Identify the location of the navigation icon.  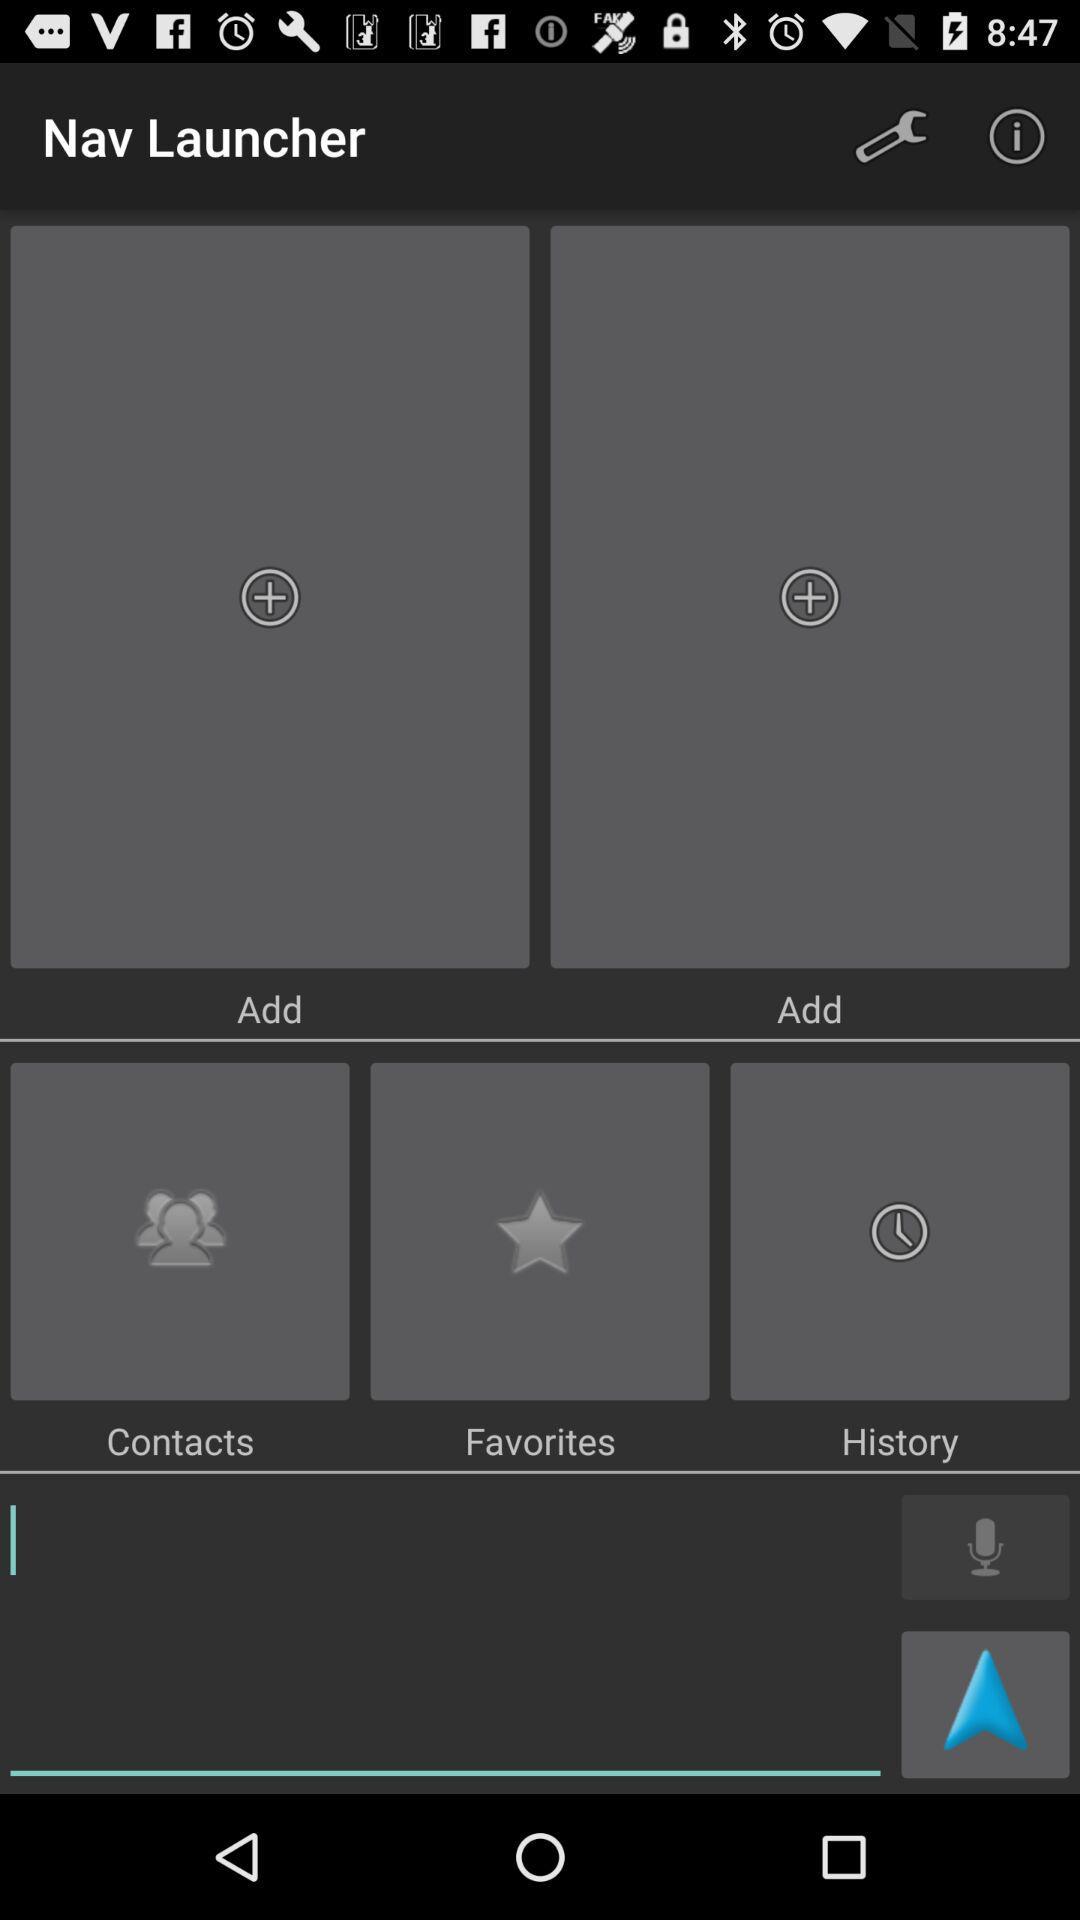
(984, 1824).